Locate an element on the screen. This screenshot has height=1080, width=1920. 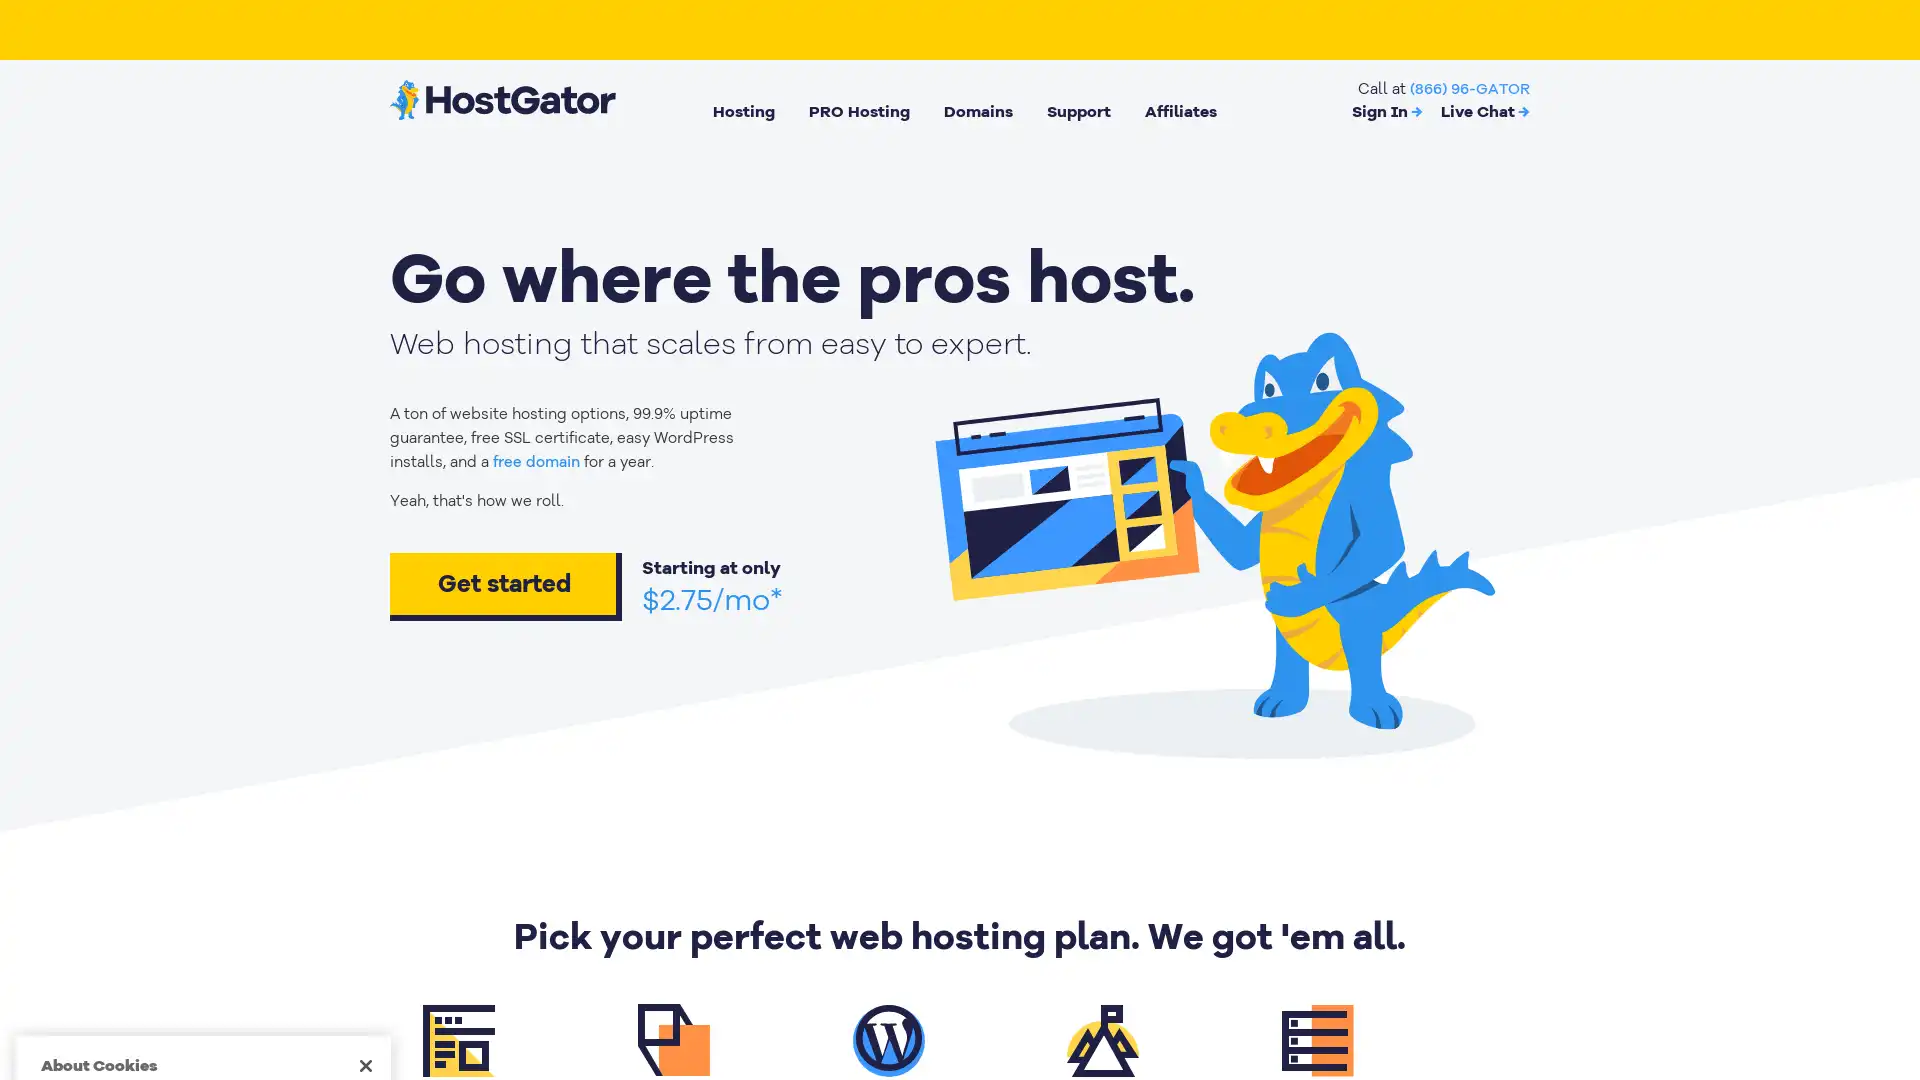
Close is located at coordinates (365, 749).